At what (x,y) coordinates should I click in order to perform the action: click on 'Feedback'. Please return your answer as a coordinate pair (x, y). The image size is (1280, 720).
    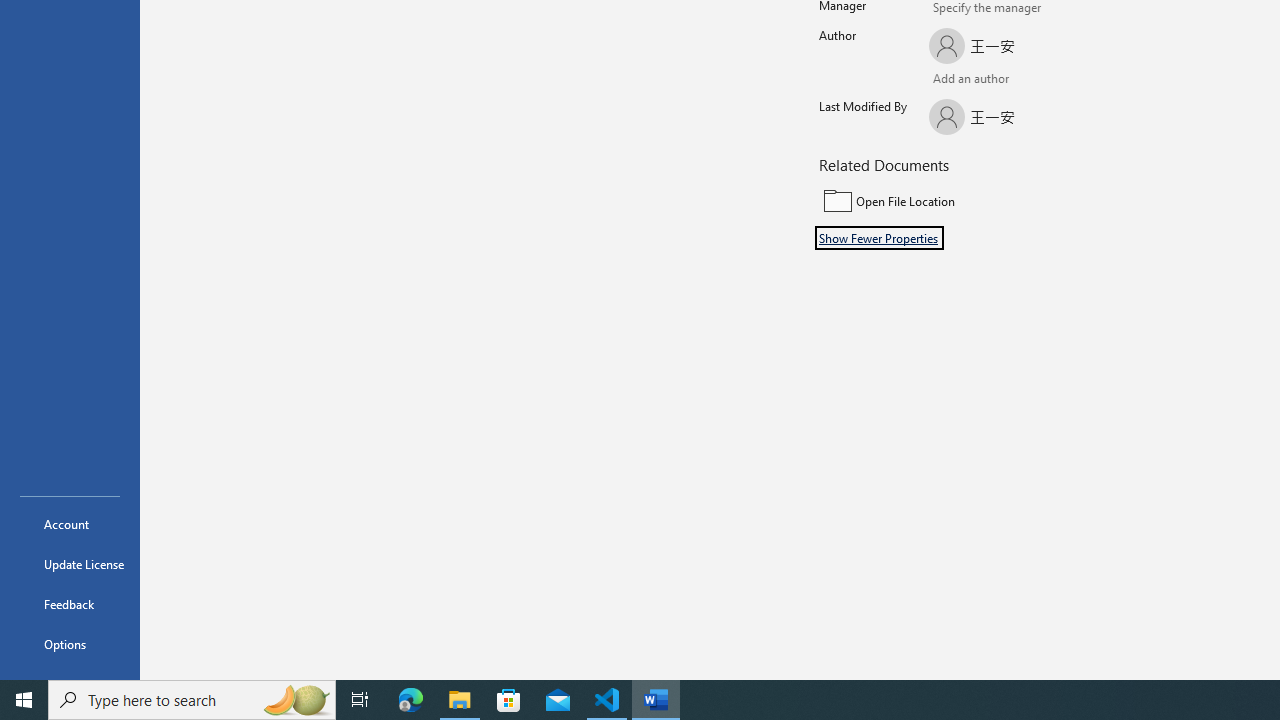
    Looking at the image, I should click on (69, 603).